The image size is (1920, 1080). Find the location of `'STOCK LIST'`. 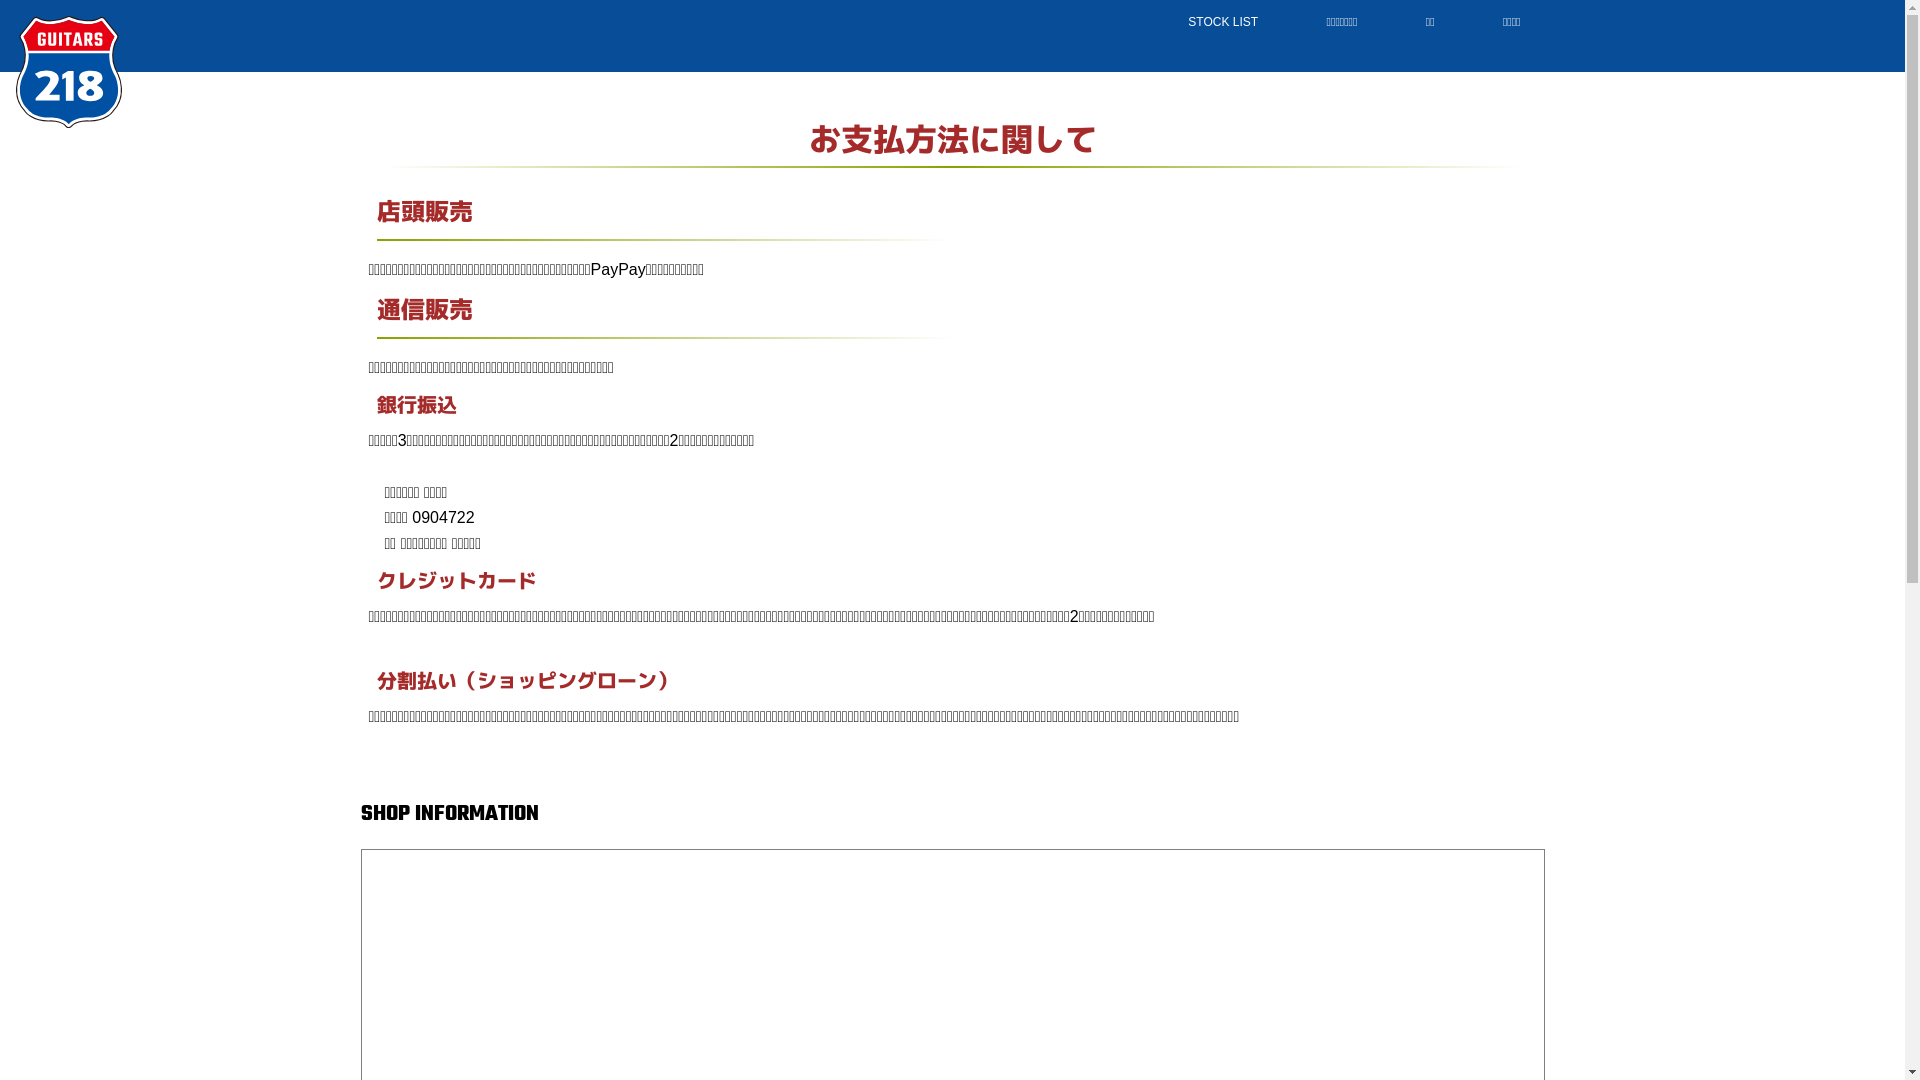

'STOCK LIST' is located at coordinates (1156, 22).